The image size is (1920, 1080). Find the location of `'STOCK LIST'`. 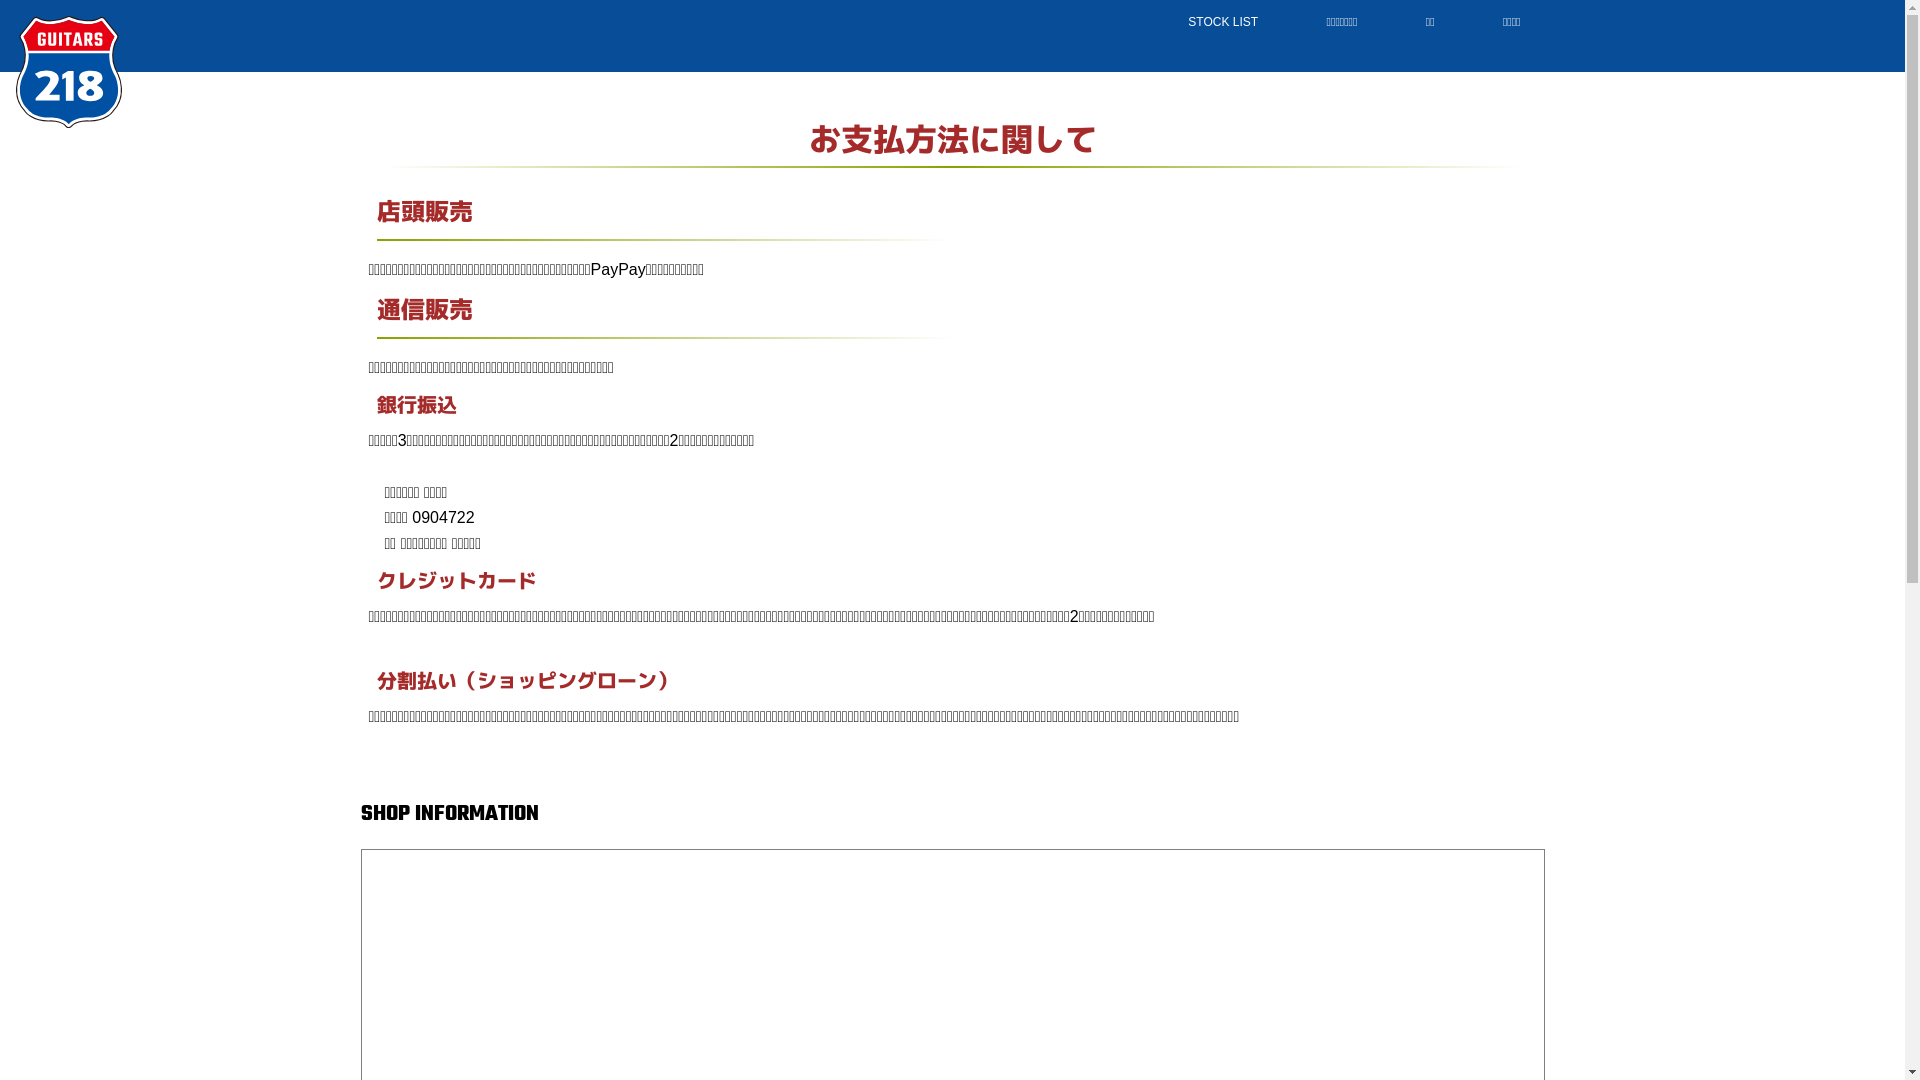

'STOCK LIST' is located at coordinates (1156, 22).